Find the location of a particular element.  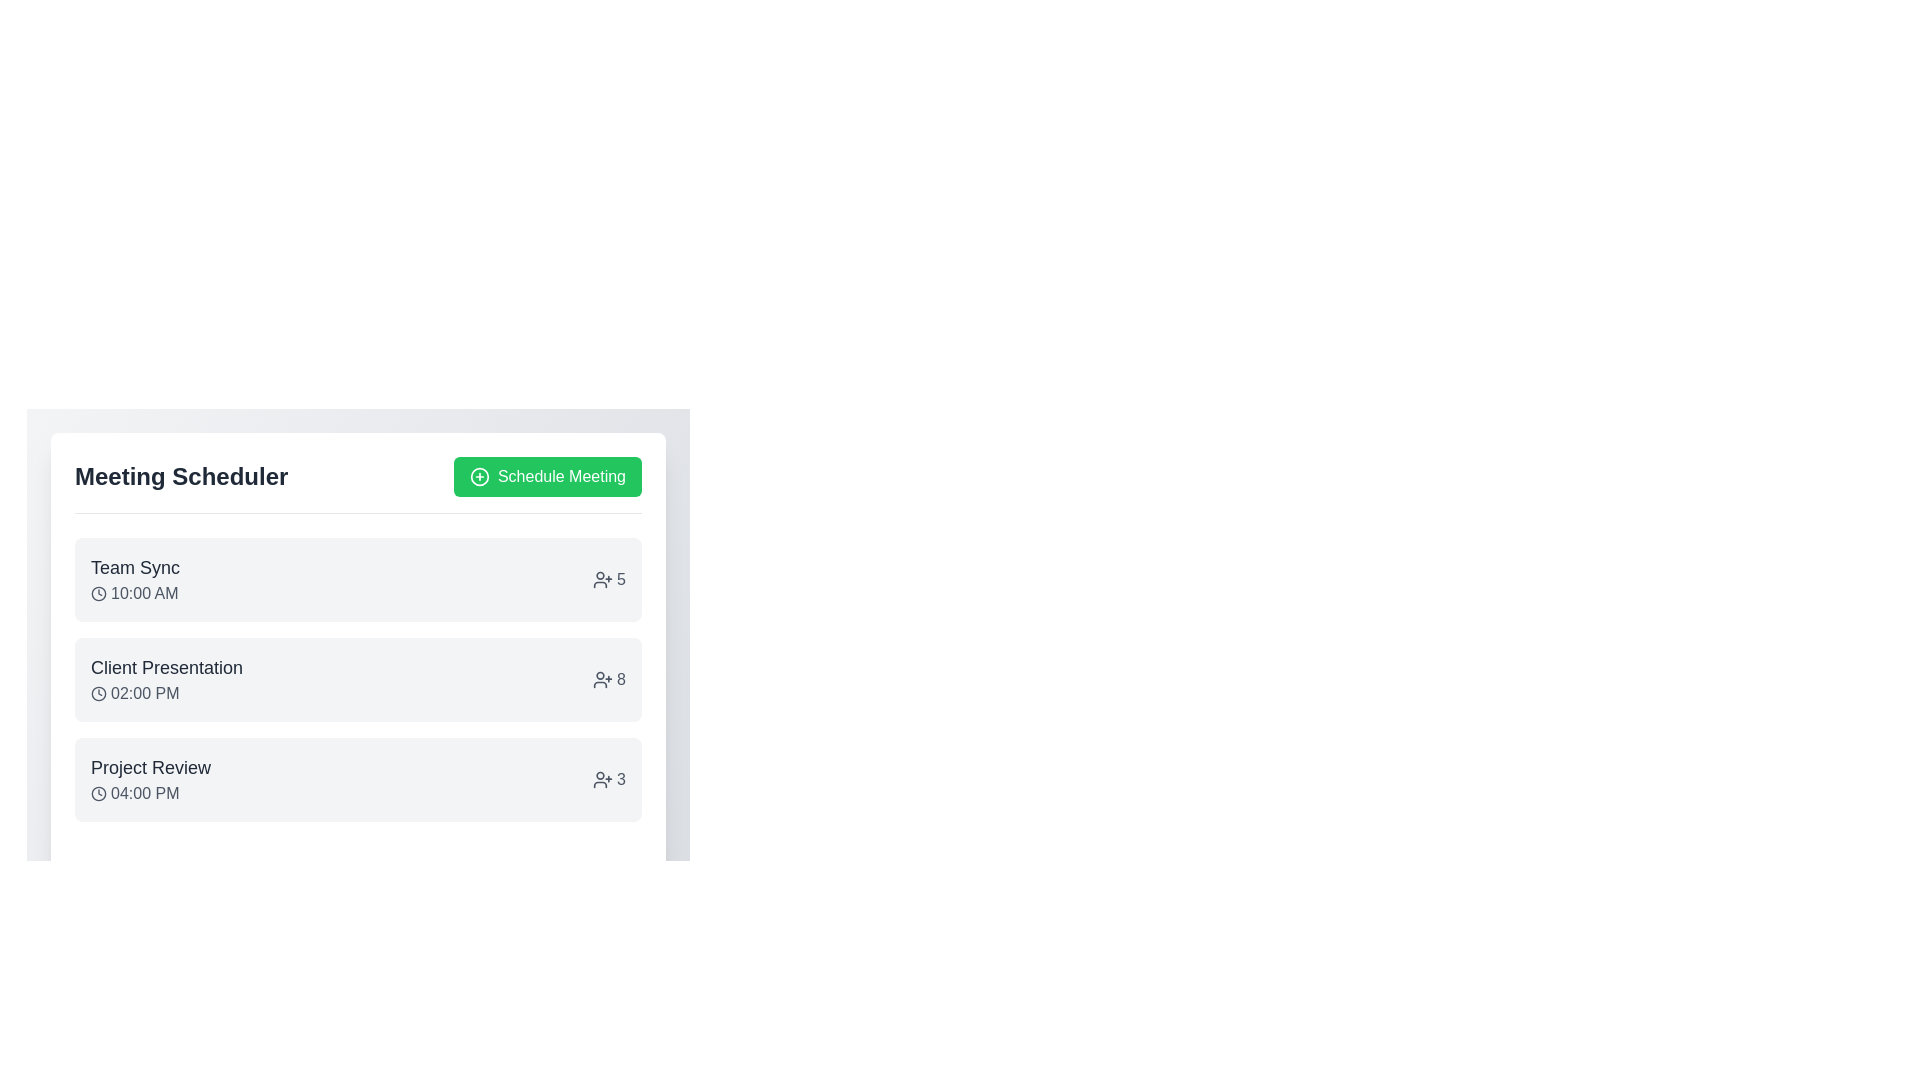

the 'Team Sync' text label is located at coordinates (134, 567).